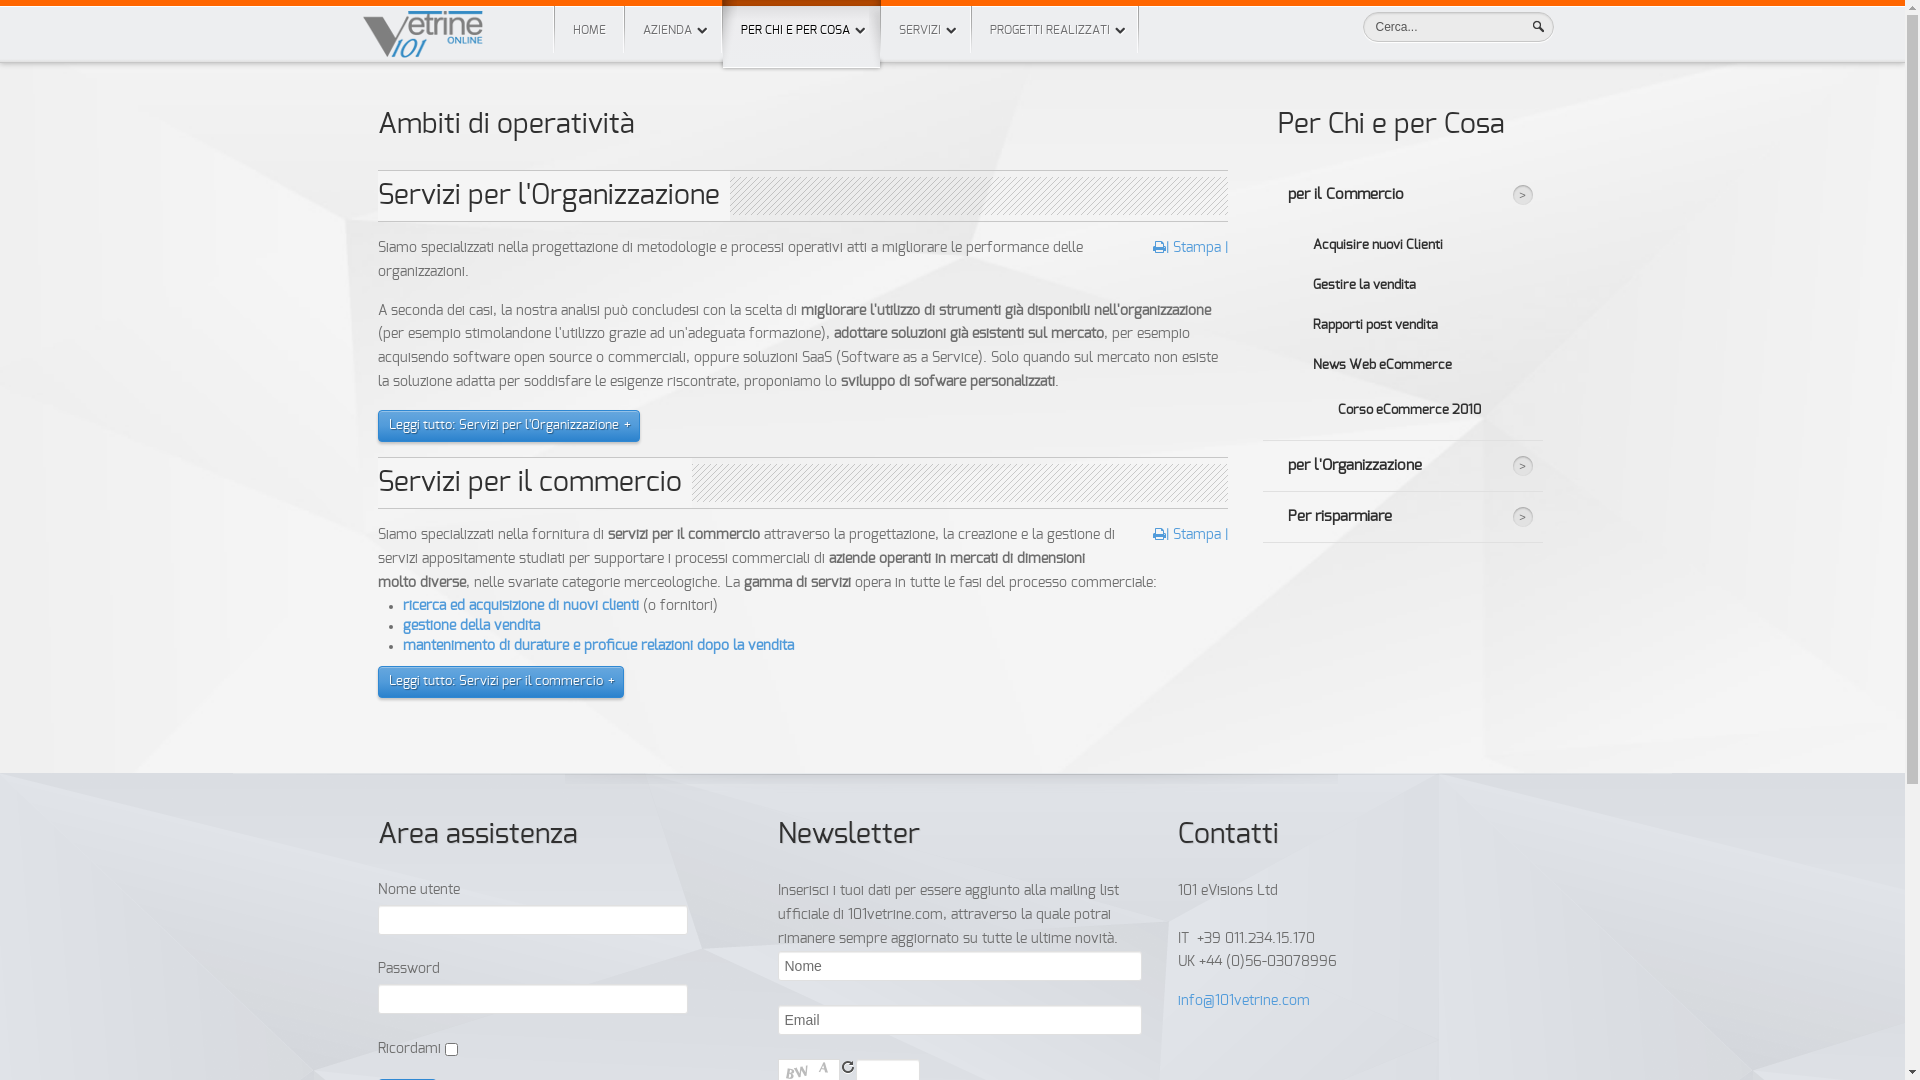 This screenshot has height=1080, width=1920. What do you see at coordinates (924, 30) in the screenshot?
I see `'SERVIZI'` at bounding box center [924, 30].